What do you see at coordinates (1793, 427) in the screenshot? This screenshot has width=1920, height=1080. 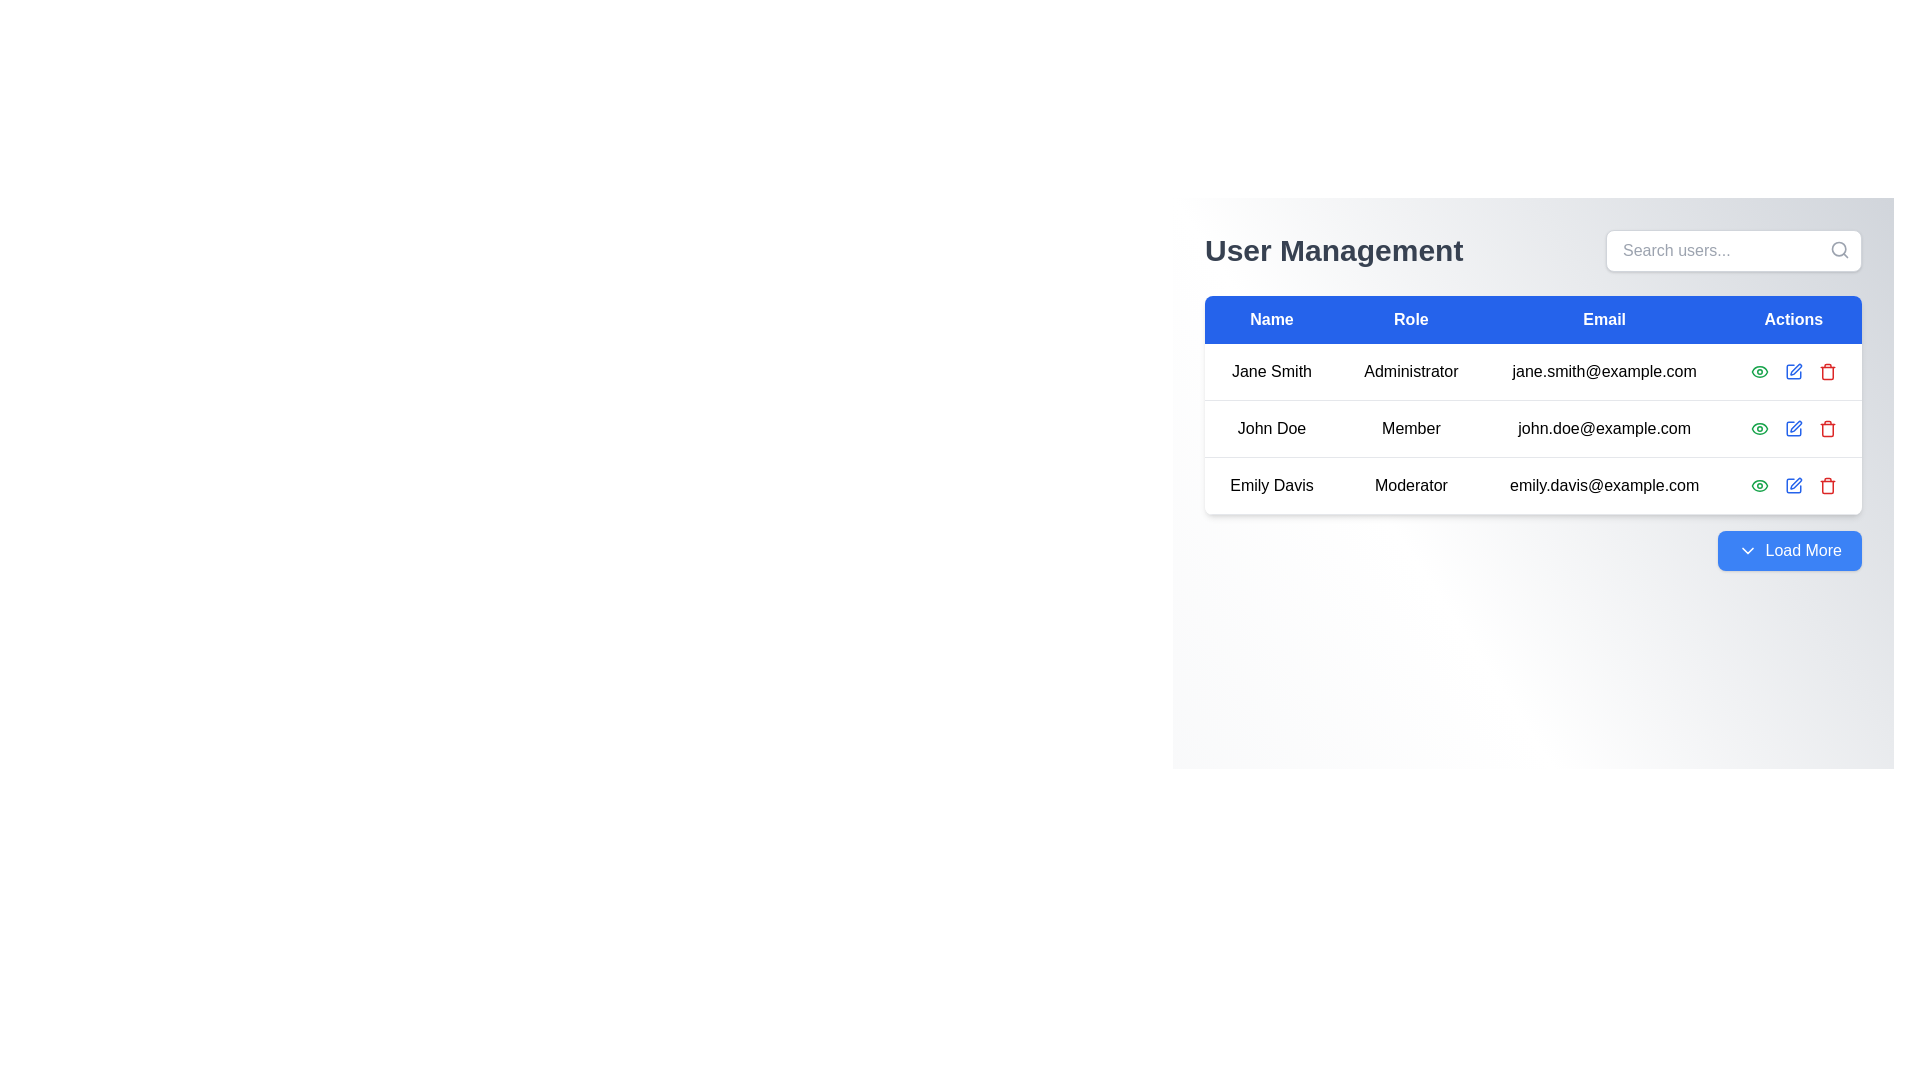 I see `the icon representing a box functionality located inside a faintly outlined button in the Action column of the user management system, specifically near the edit-related icons in the second user row` at bounding box center [1793, 427].